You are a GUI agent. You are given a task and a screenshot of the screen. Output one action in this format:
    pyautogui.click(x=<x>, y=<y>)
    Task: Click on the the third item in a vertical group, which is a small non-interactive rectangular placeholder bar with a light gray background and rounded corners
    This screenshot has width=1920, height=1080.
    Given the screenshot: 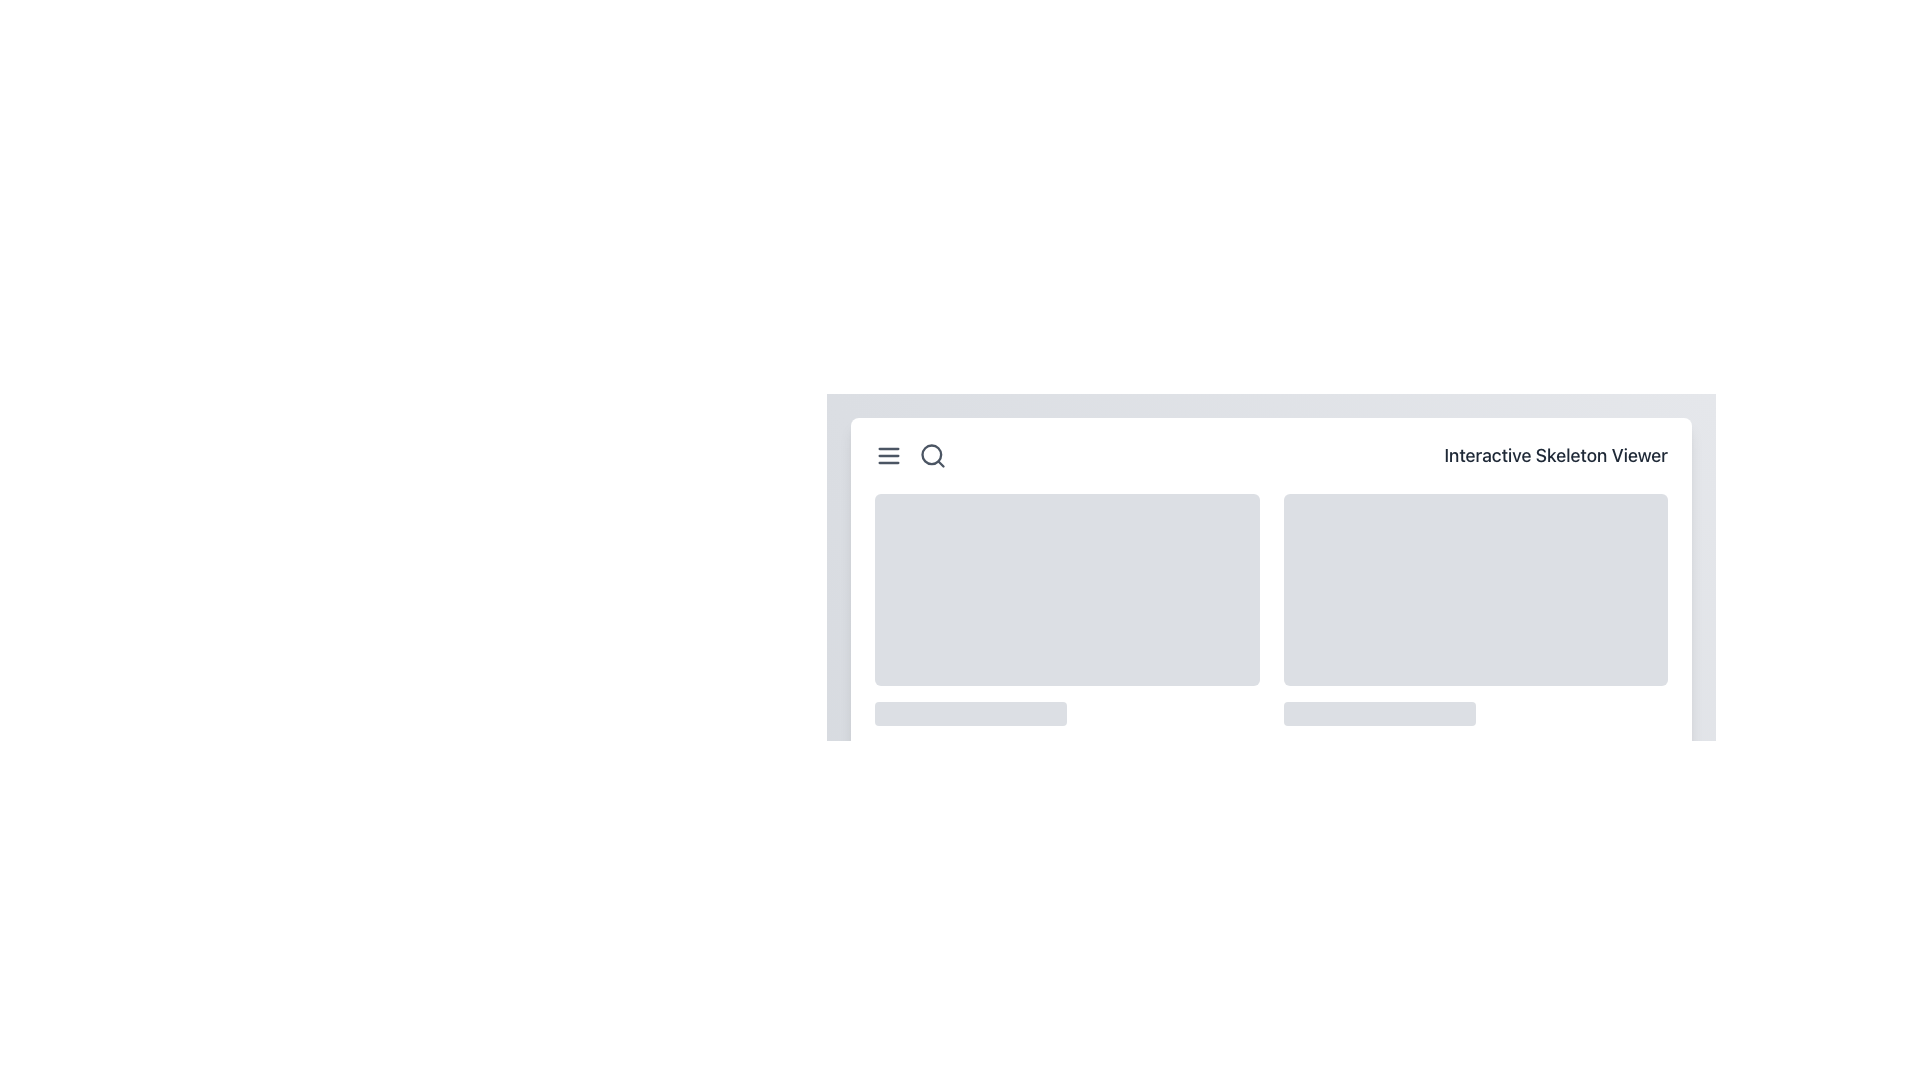 What is the action you would take?
    pyautogui.click(x=1331, y=749)
    